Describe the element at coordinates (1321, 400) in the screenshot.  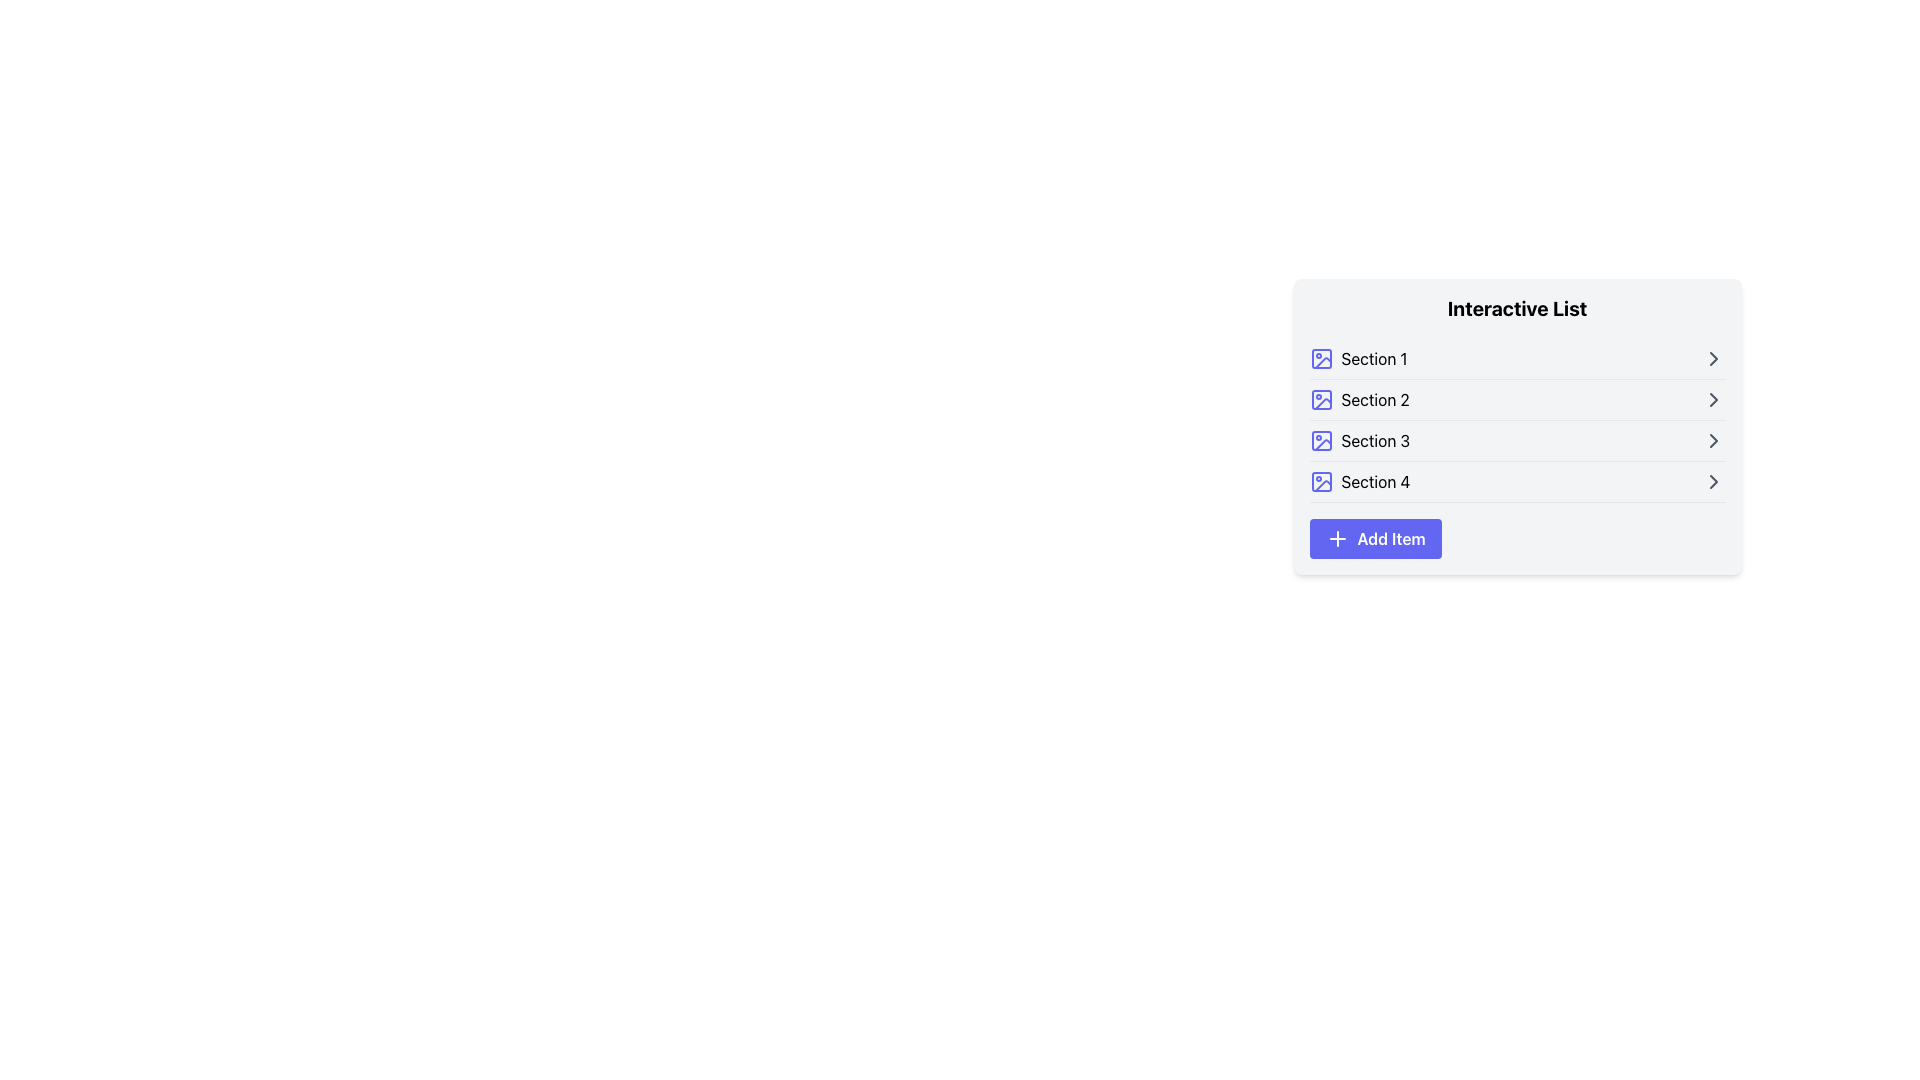
I see `the square-shaped indigo outlined icon with a minimalistic design located to the left of the text label 'Section 2'` at that location.